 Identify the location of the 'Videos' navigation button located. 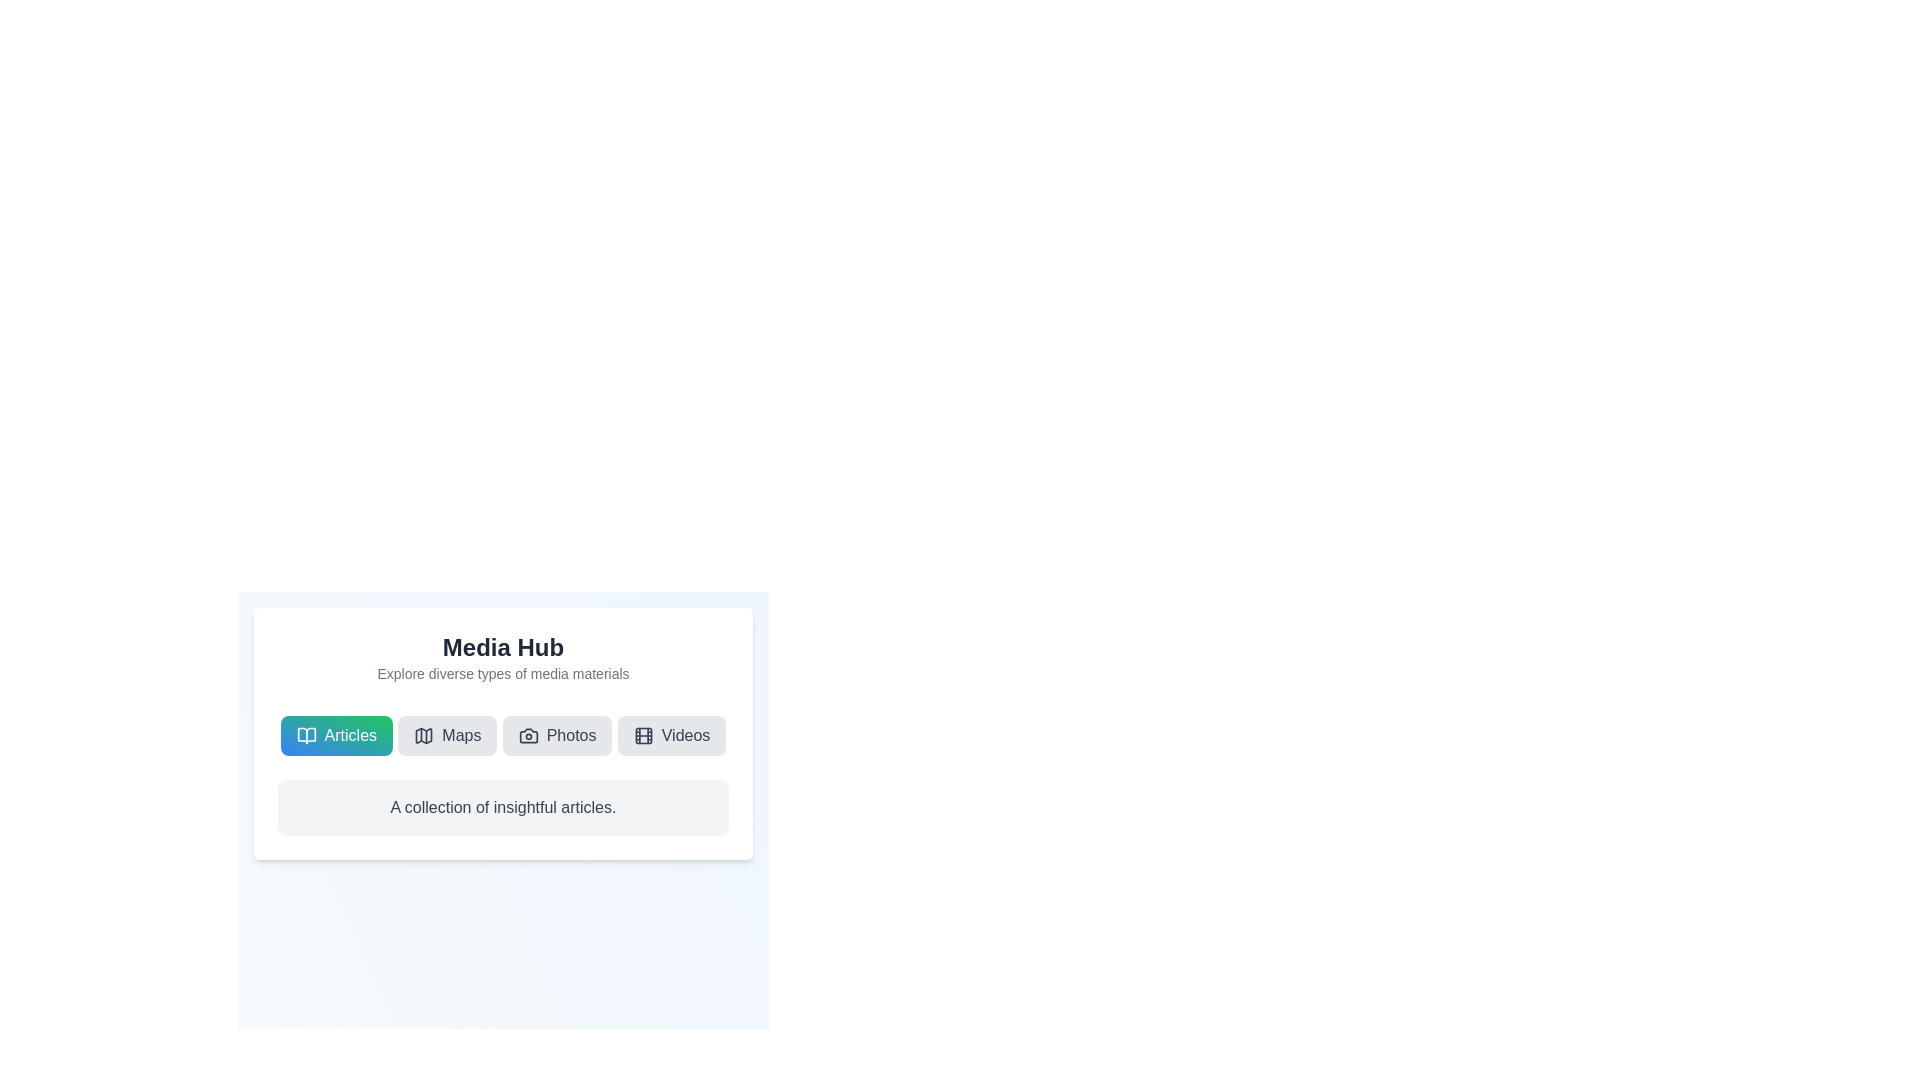
(672, 736).